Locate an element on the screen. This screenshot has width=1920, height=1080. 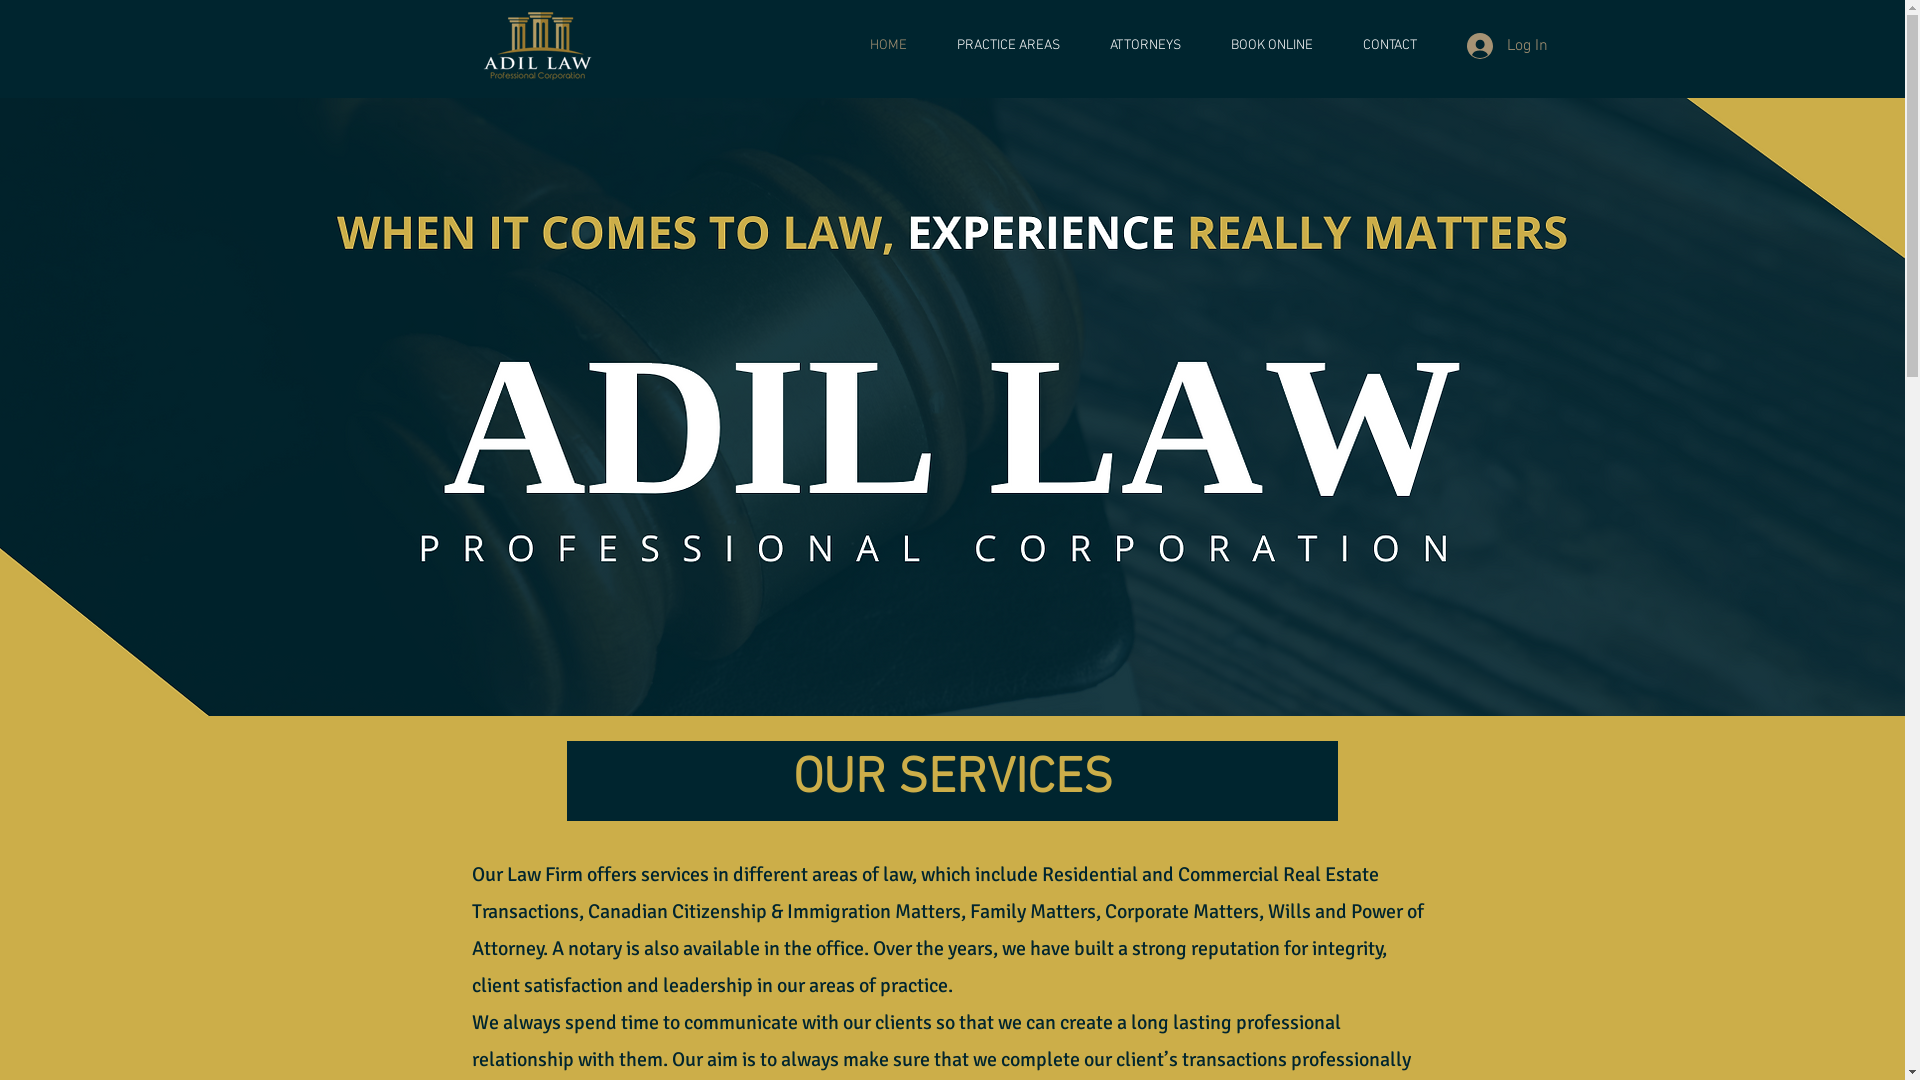
'ATTORNEYS' is located at coordinates (1144, 45).